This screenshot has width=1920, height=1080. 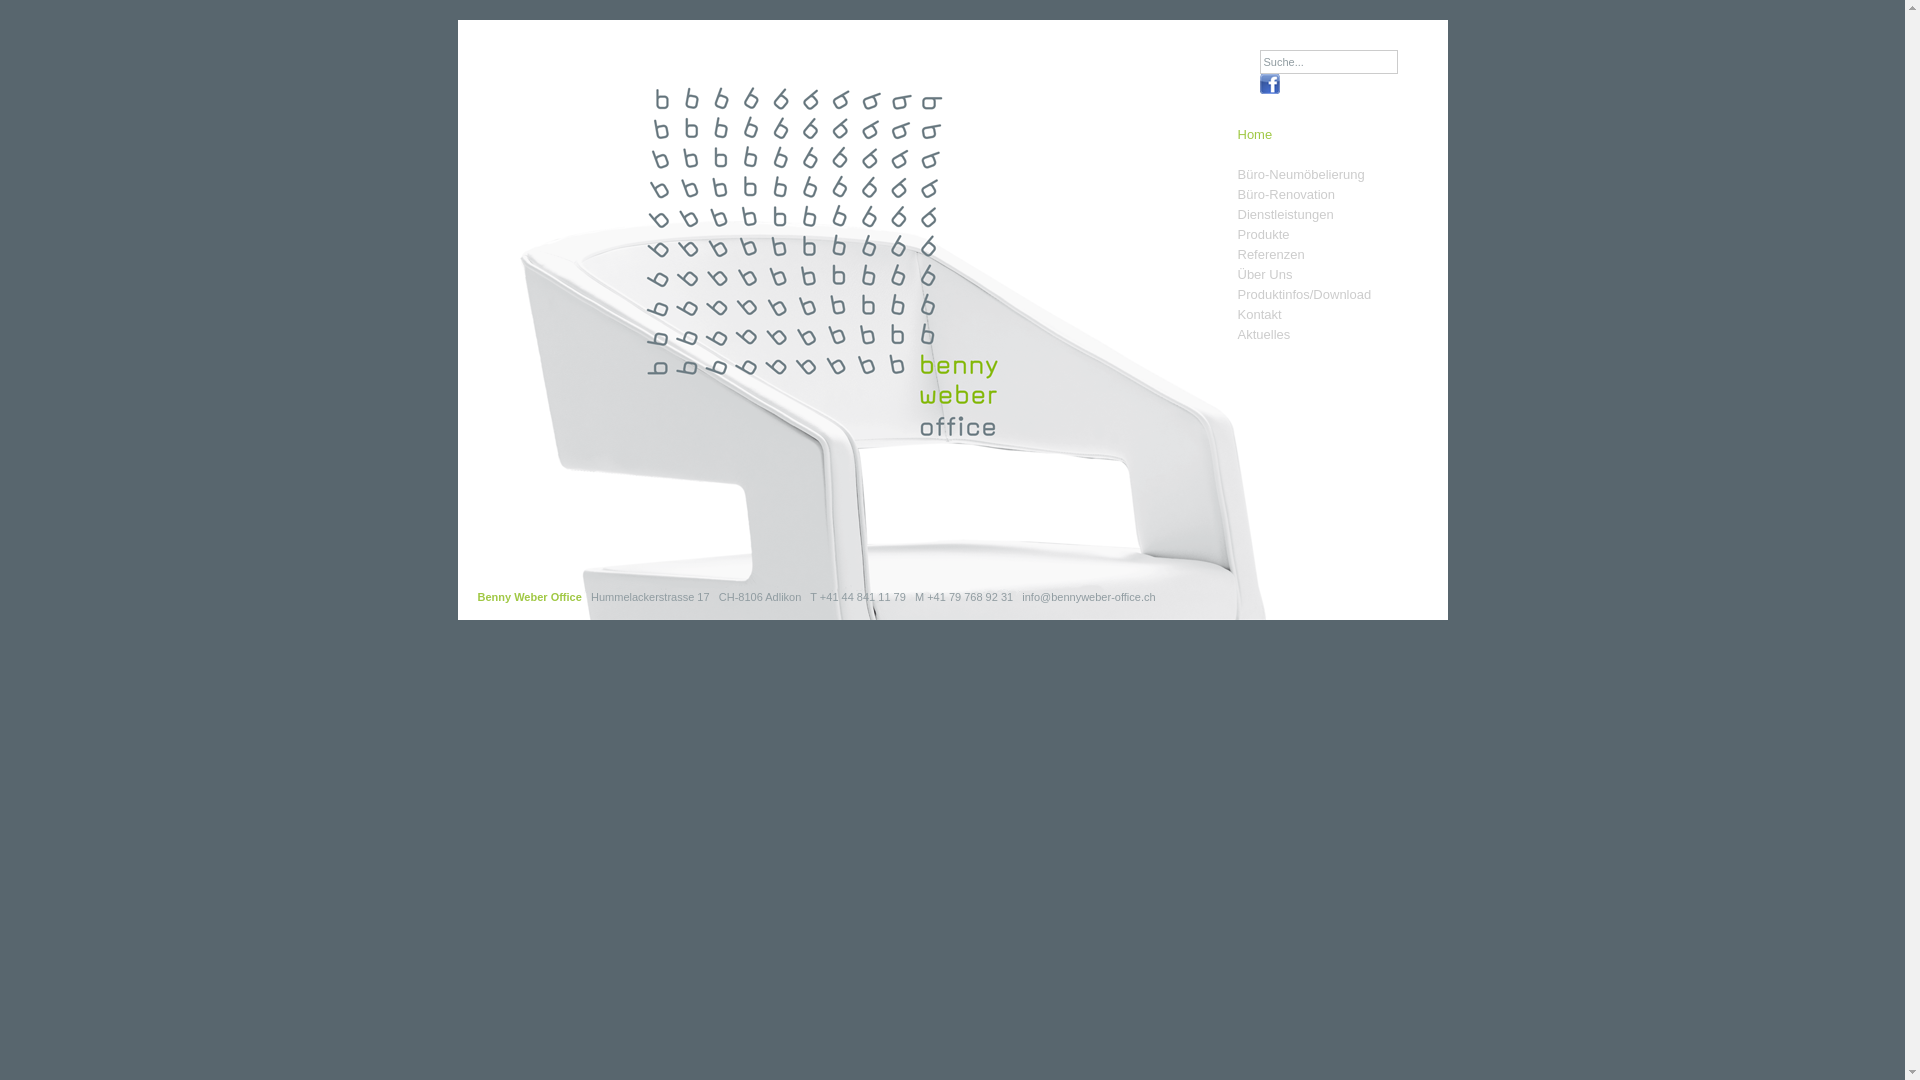 I want to click on 'info@bennyweber-office.ch', so click(x=1087, y=596).